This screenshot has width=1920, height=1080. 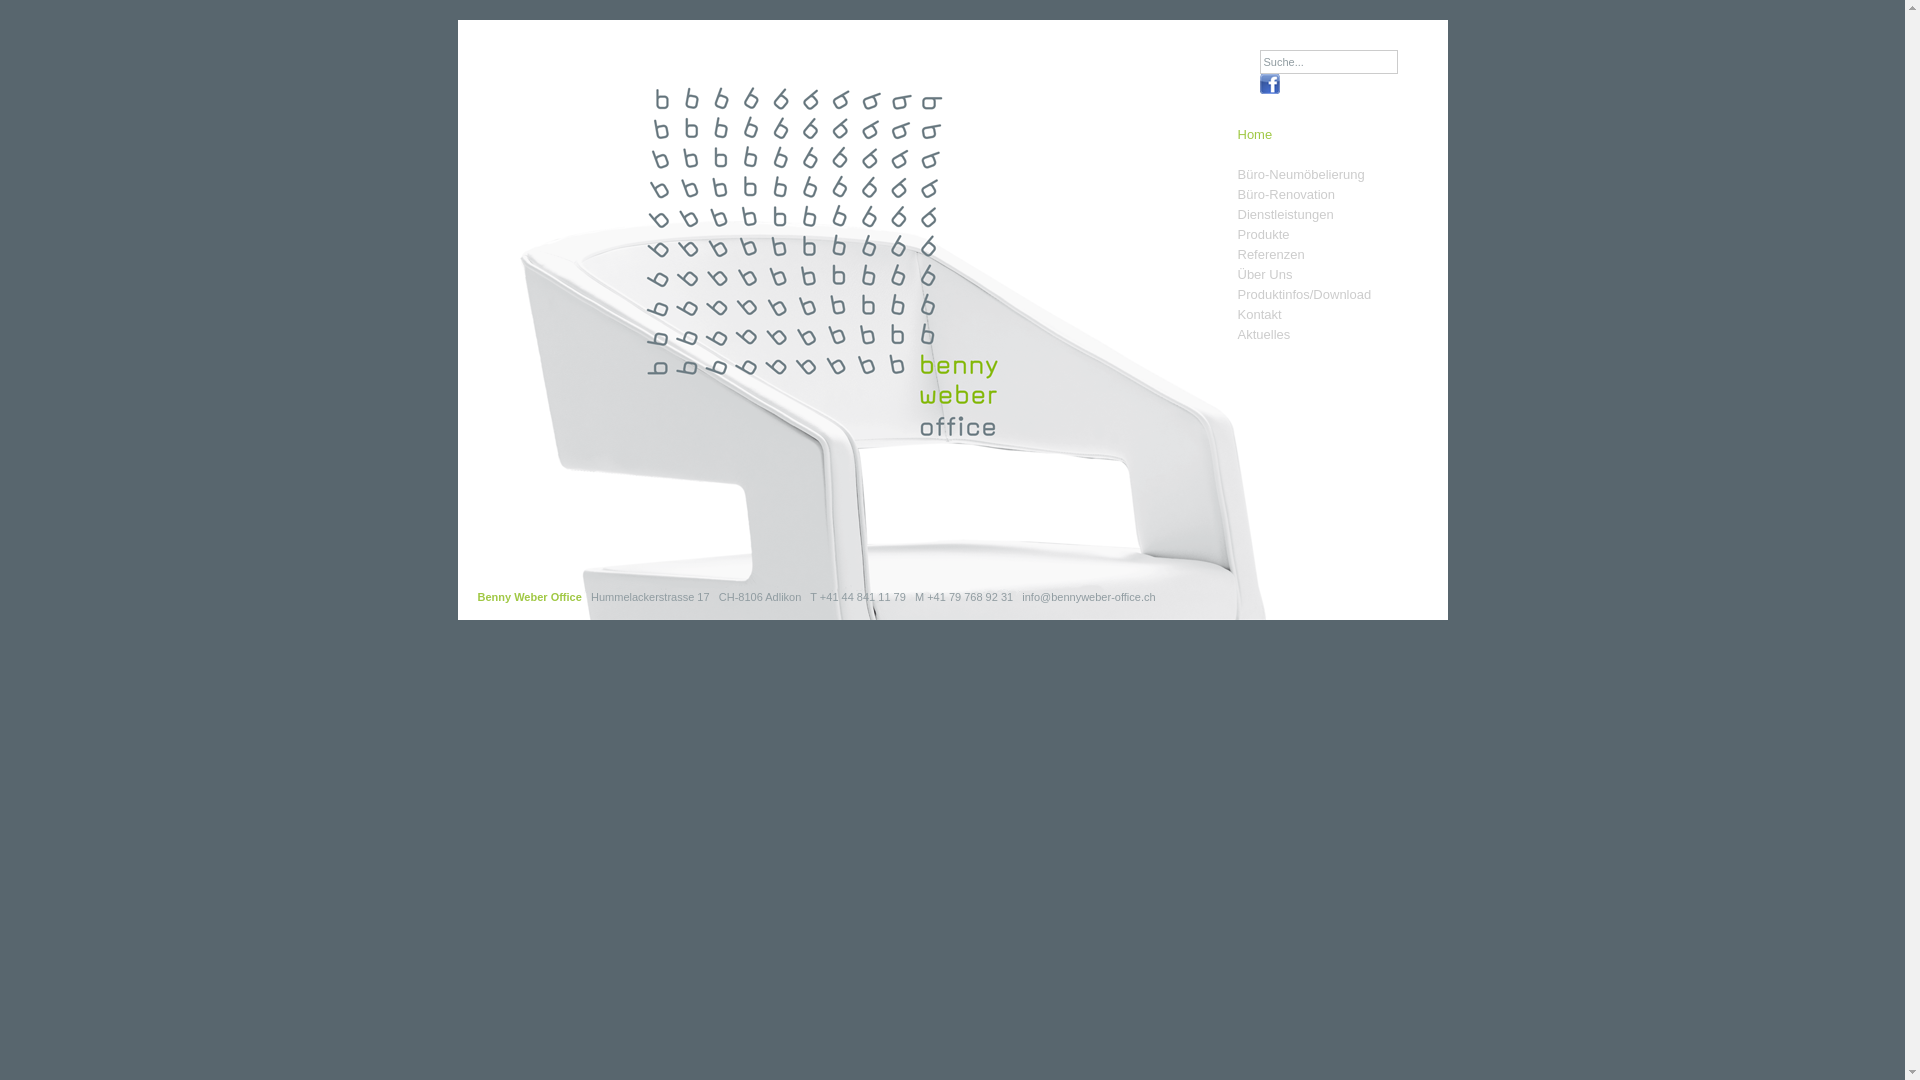 I want to click on 'info@bennyweber-office.ch', so click(x=1087, y=596).